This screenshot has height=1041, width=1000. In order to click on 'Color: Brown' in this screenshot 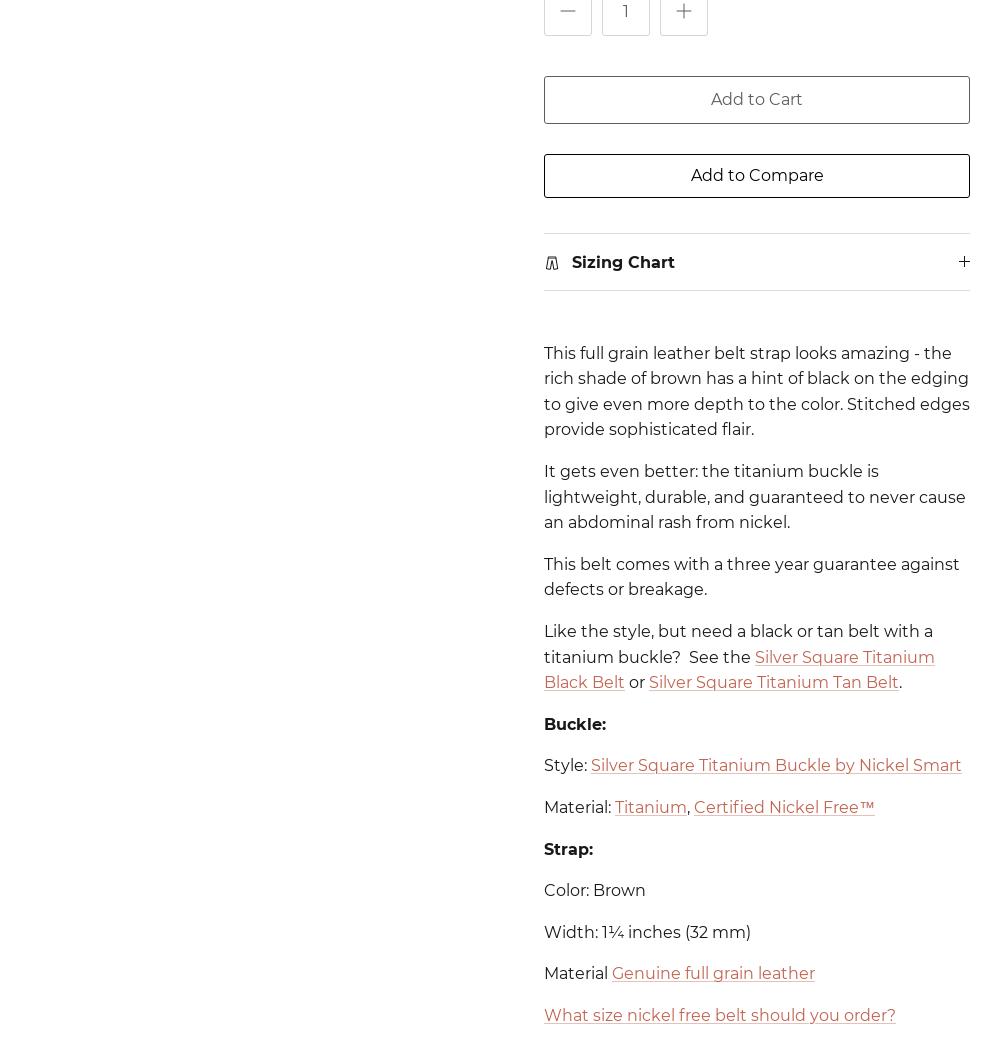, I will do `click(544, 889)`.